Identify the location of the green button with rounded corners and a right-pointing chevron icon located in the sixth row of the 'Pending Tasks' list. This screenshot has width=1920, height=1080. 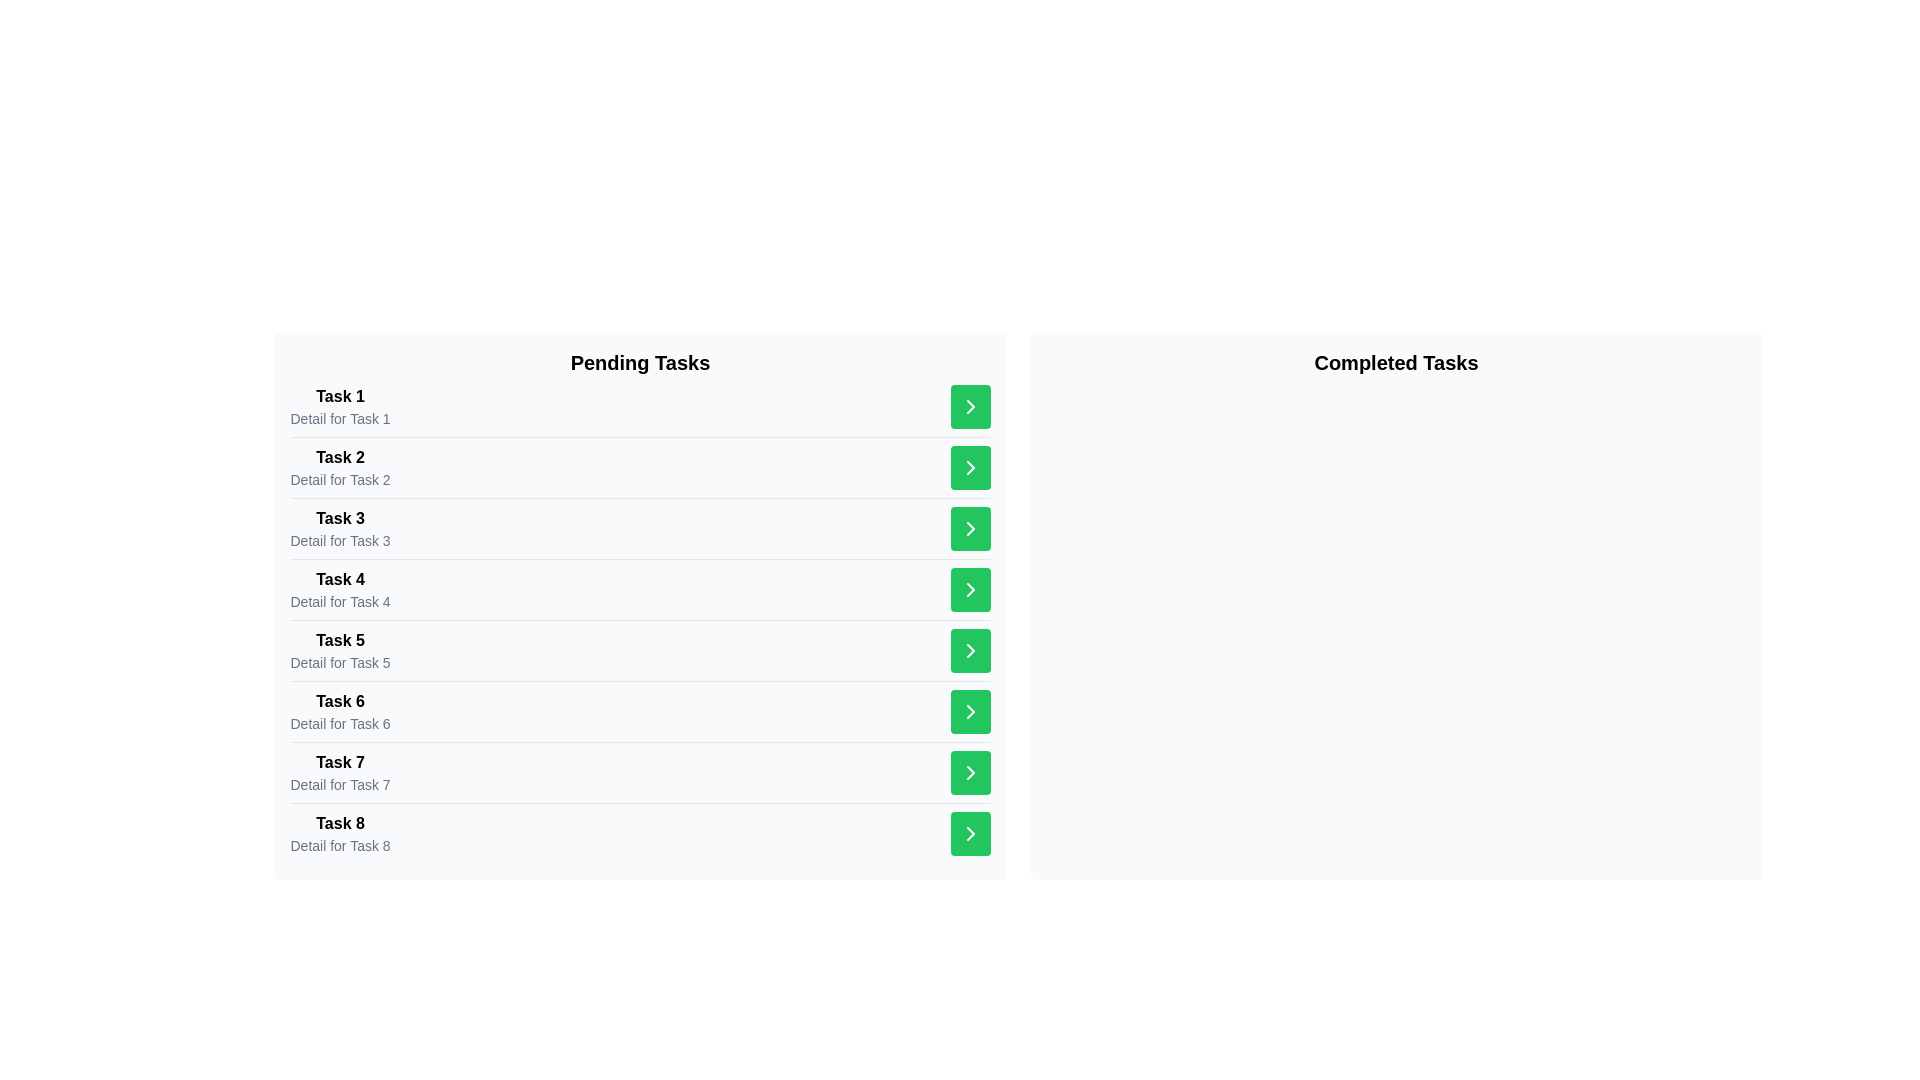
(970, 711).